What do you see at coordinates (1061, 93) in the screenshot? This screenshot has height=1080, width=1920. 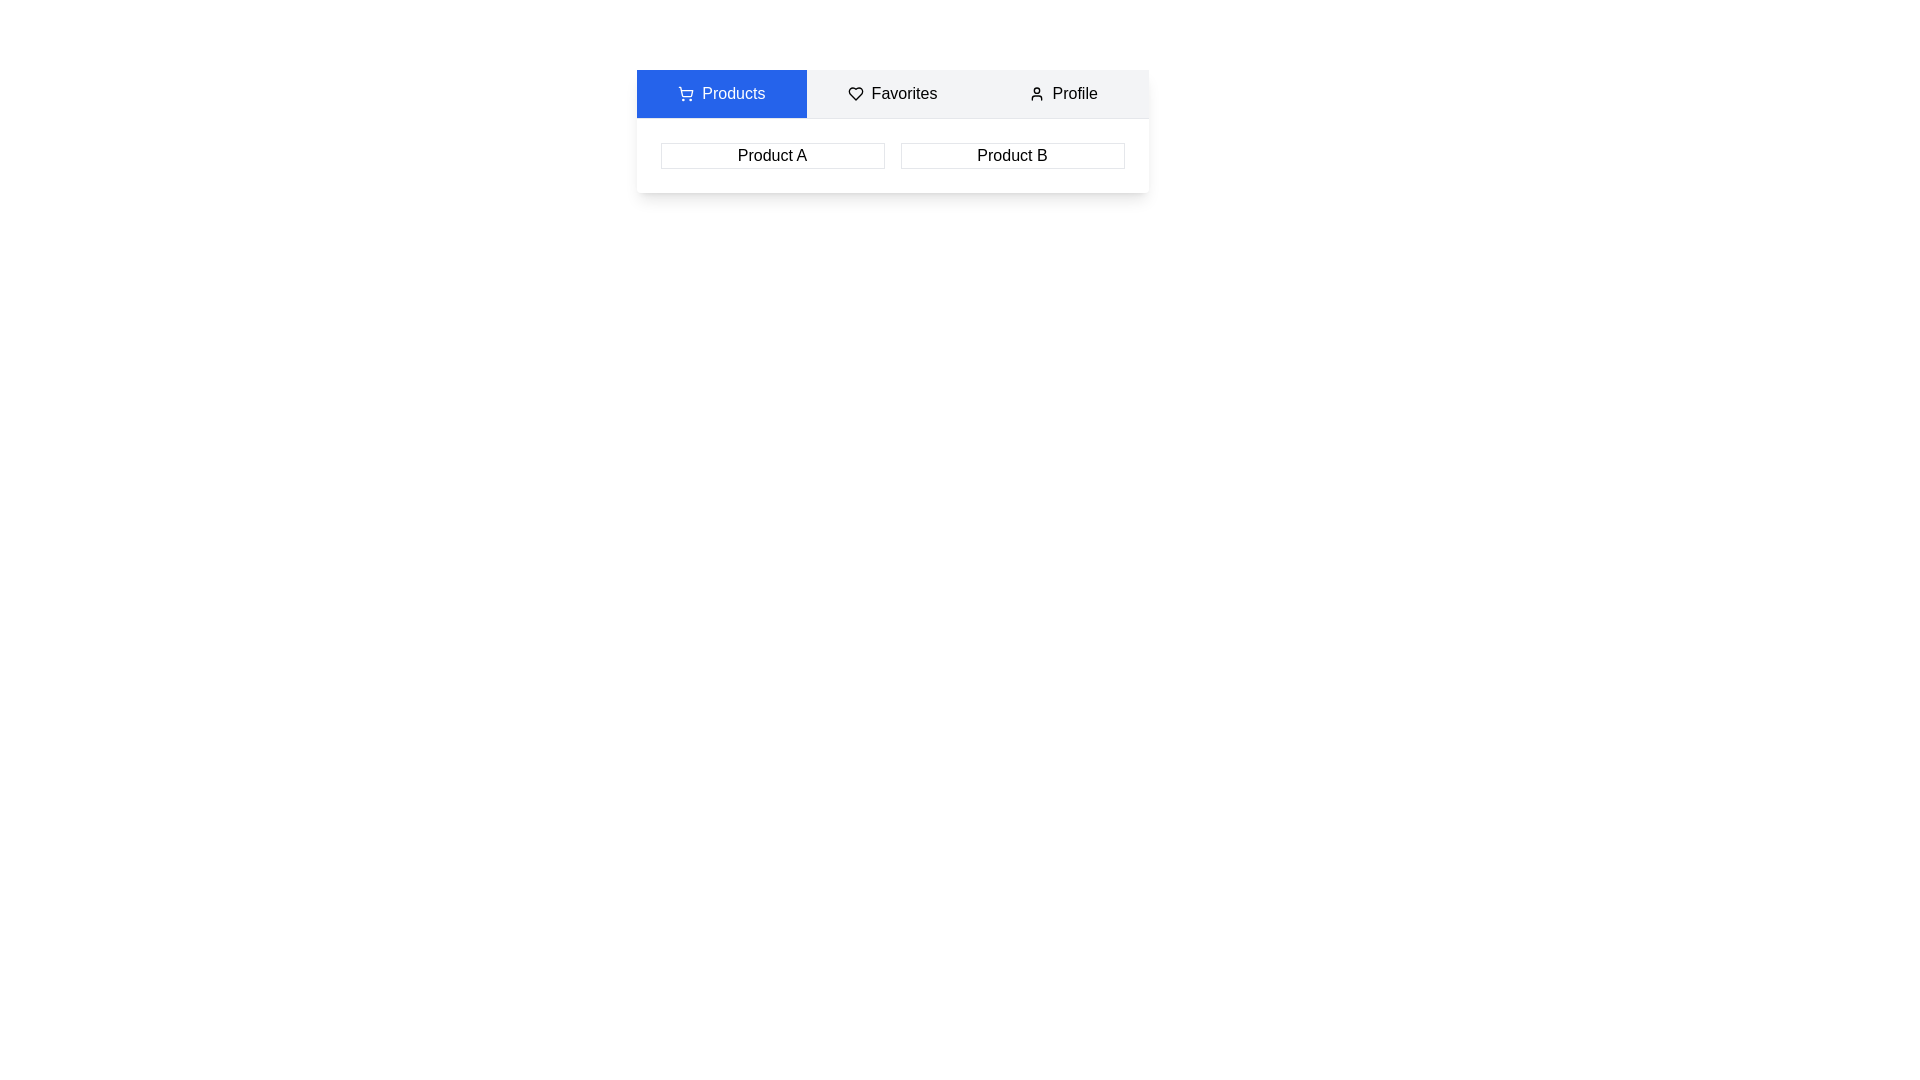 I see `the 'Profile' tab to view its content` at bounding box center [1061, 93].